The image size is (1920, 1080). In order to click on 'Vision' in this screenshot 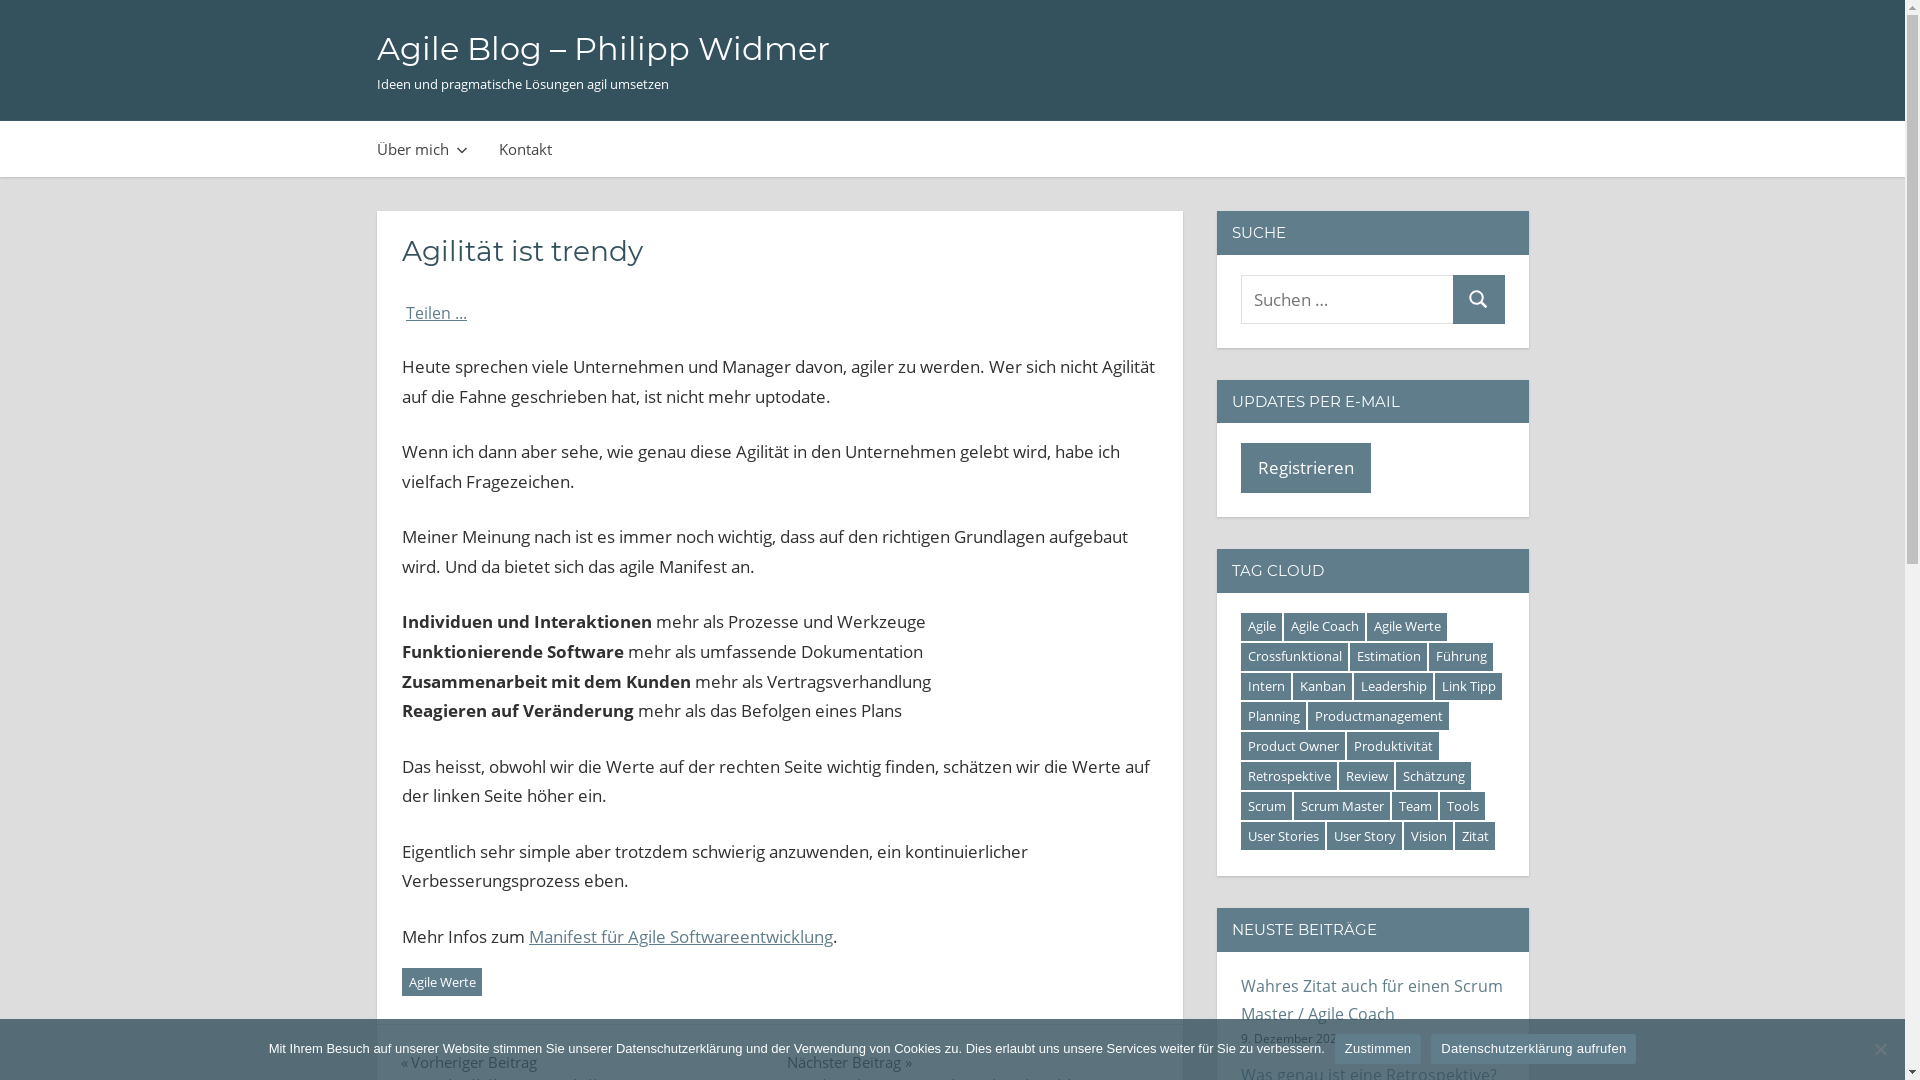, I will do `click(1402, 836)`.